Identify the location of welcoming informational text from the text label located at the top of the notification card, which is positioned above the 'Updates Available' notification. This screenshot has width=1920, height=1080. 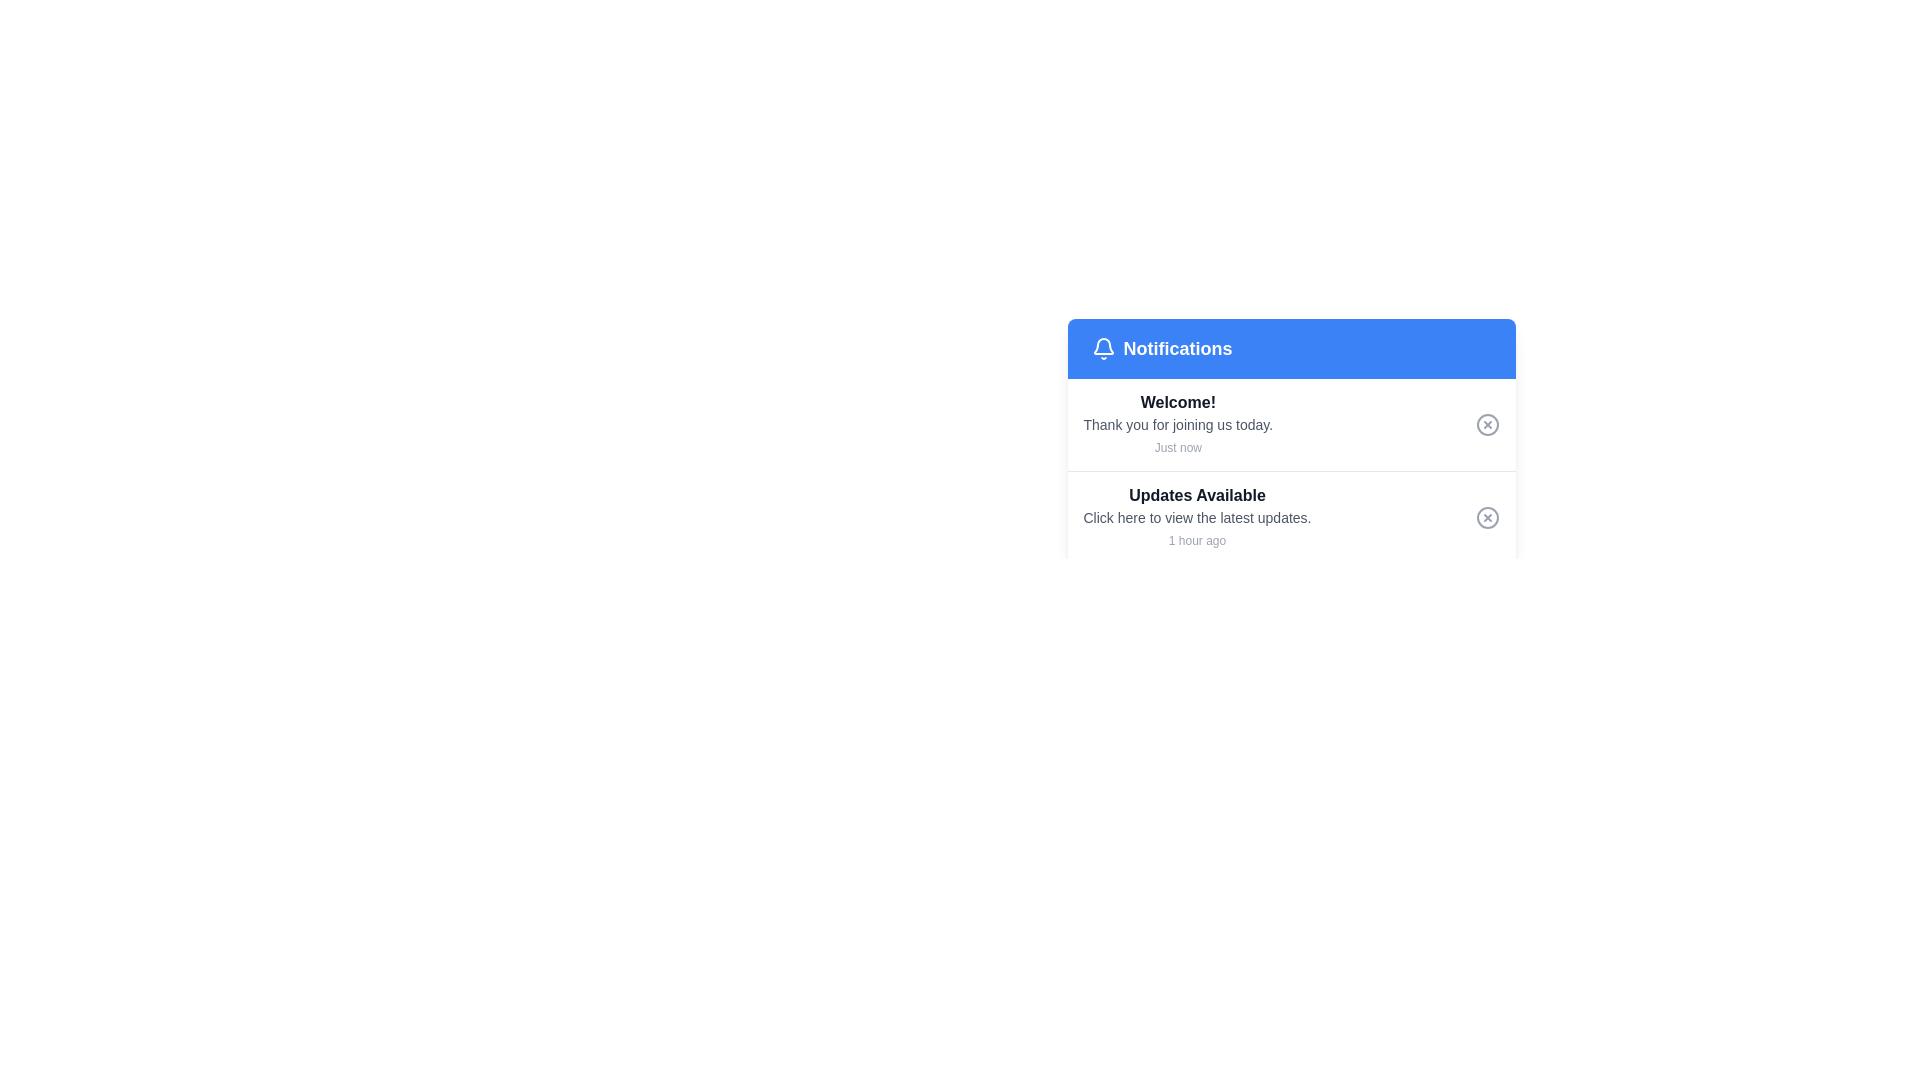
(1178, 423).